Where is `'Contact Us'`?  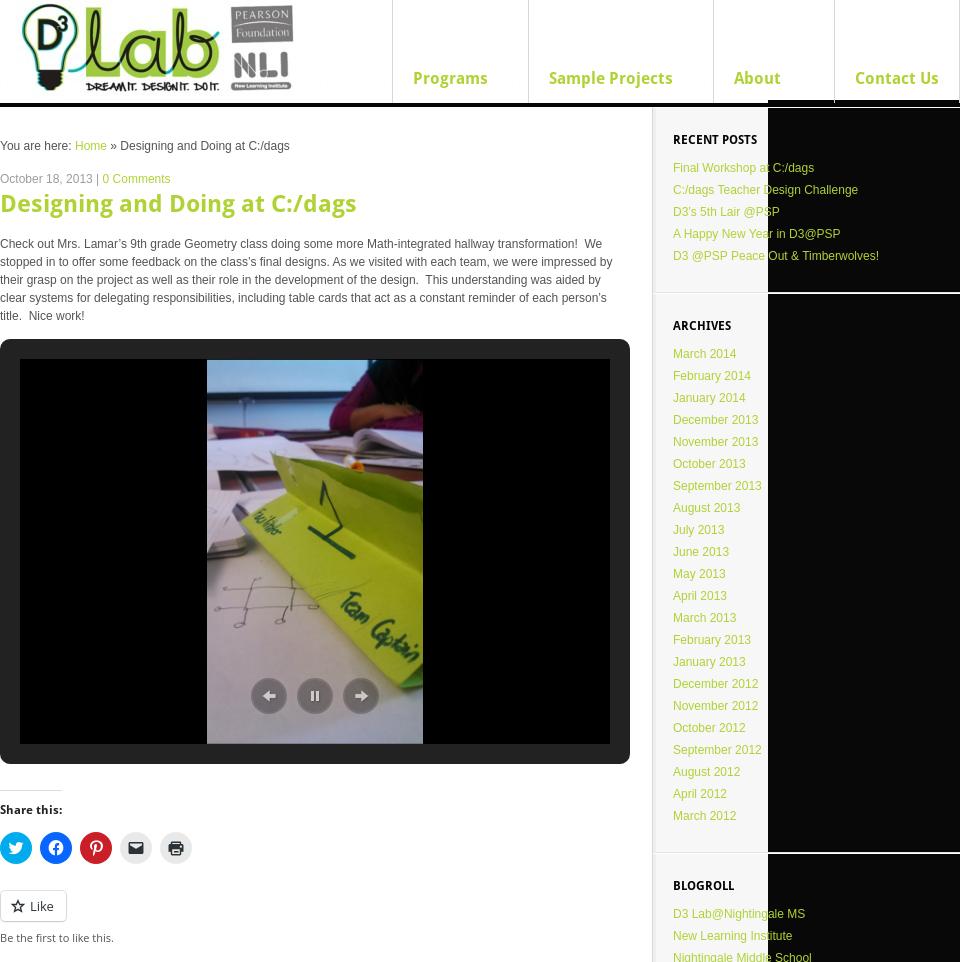 'Contact Us' is located at coordinates (896, 78).